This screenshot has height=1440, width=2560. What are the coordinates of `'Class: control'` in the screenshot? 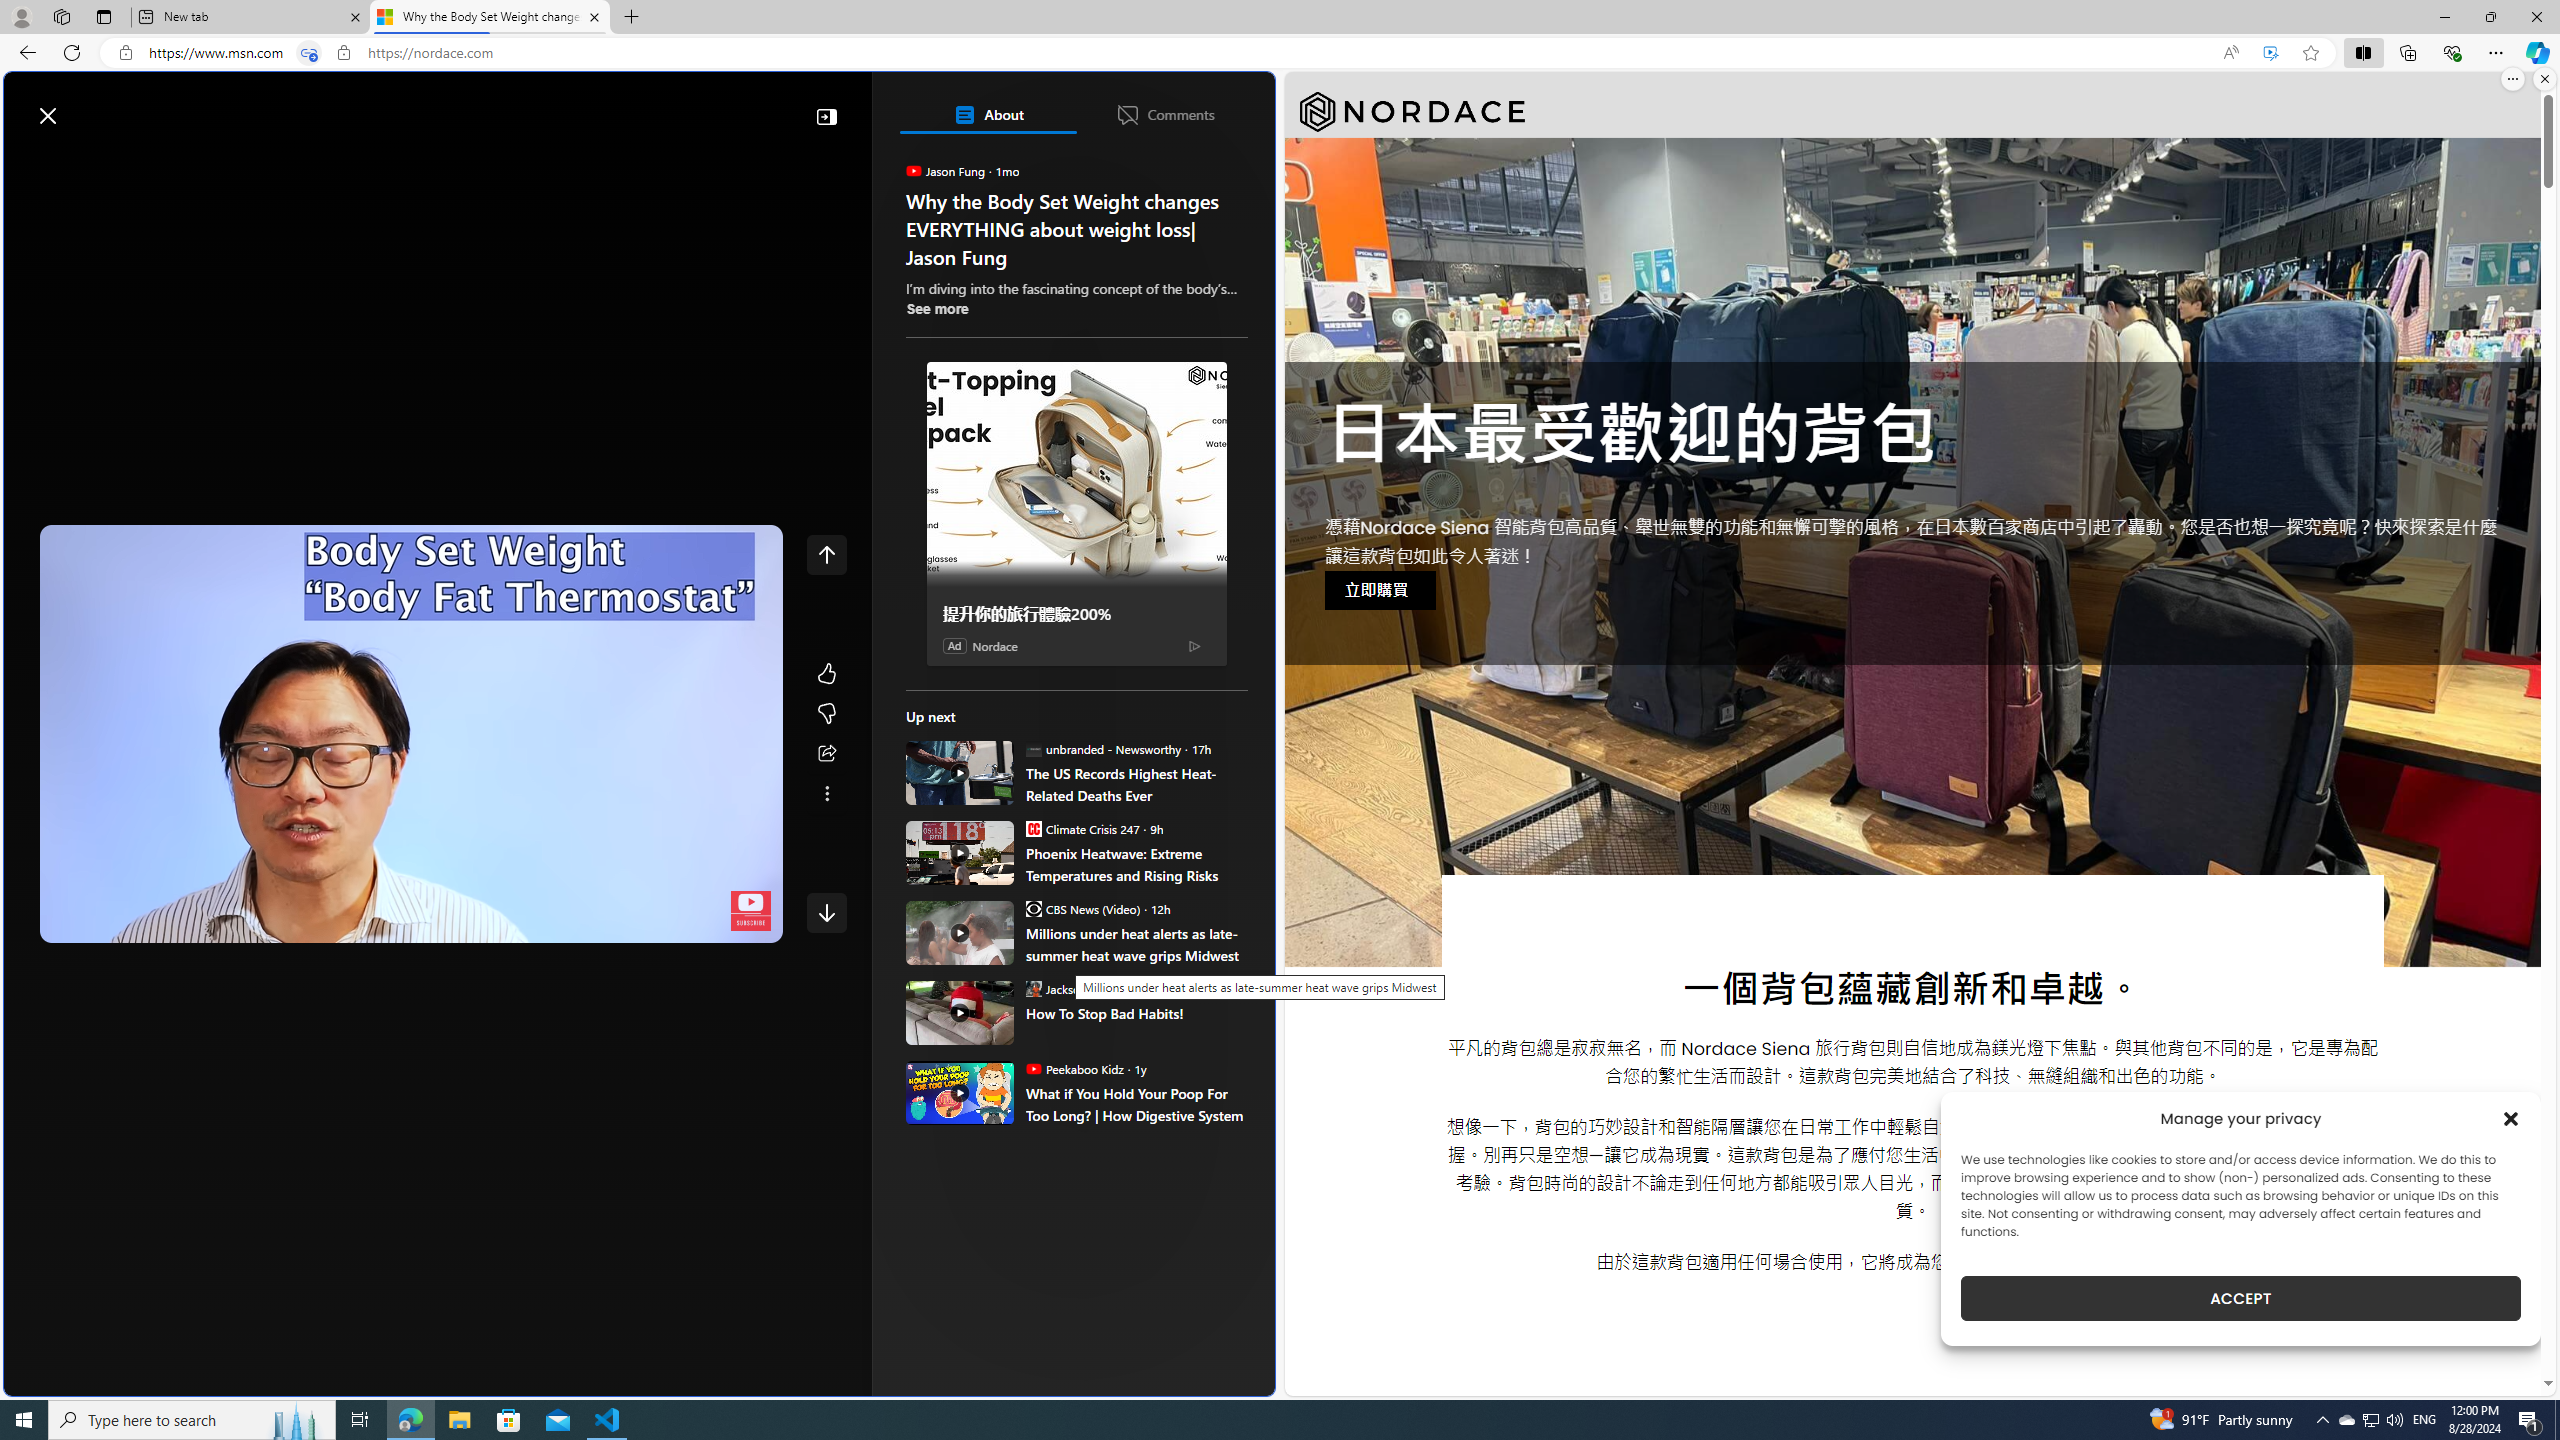 It's located at (826, 911).